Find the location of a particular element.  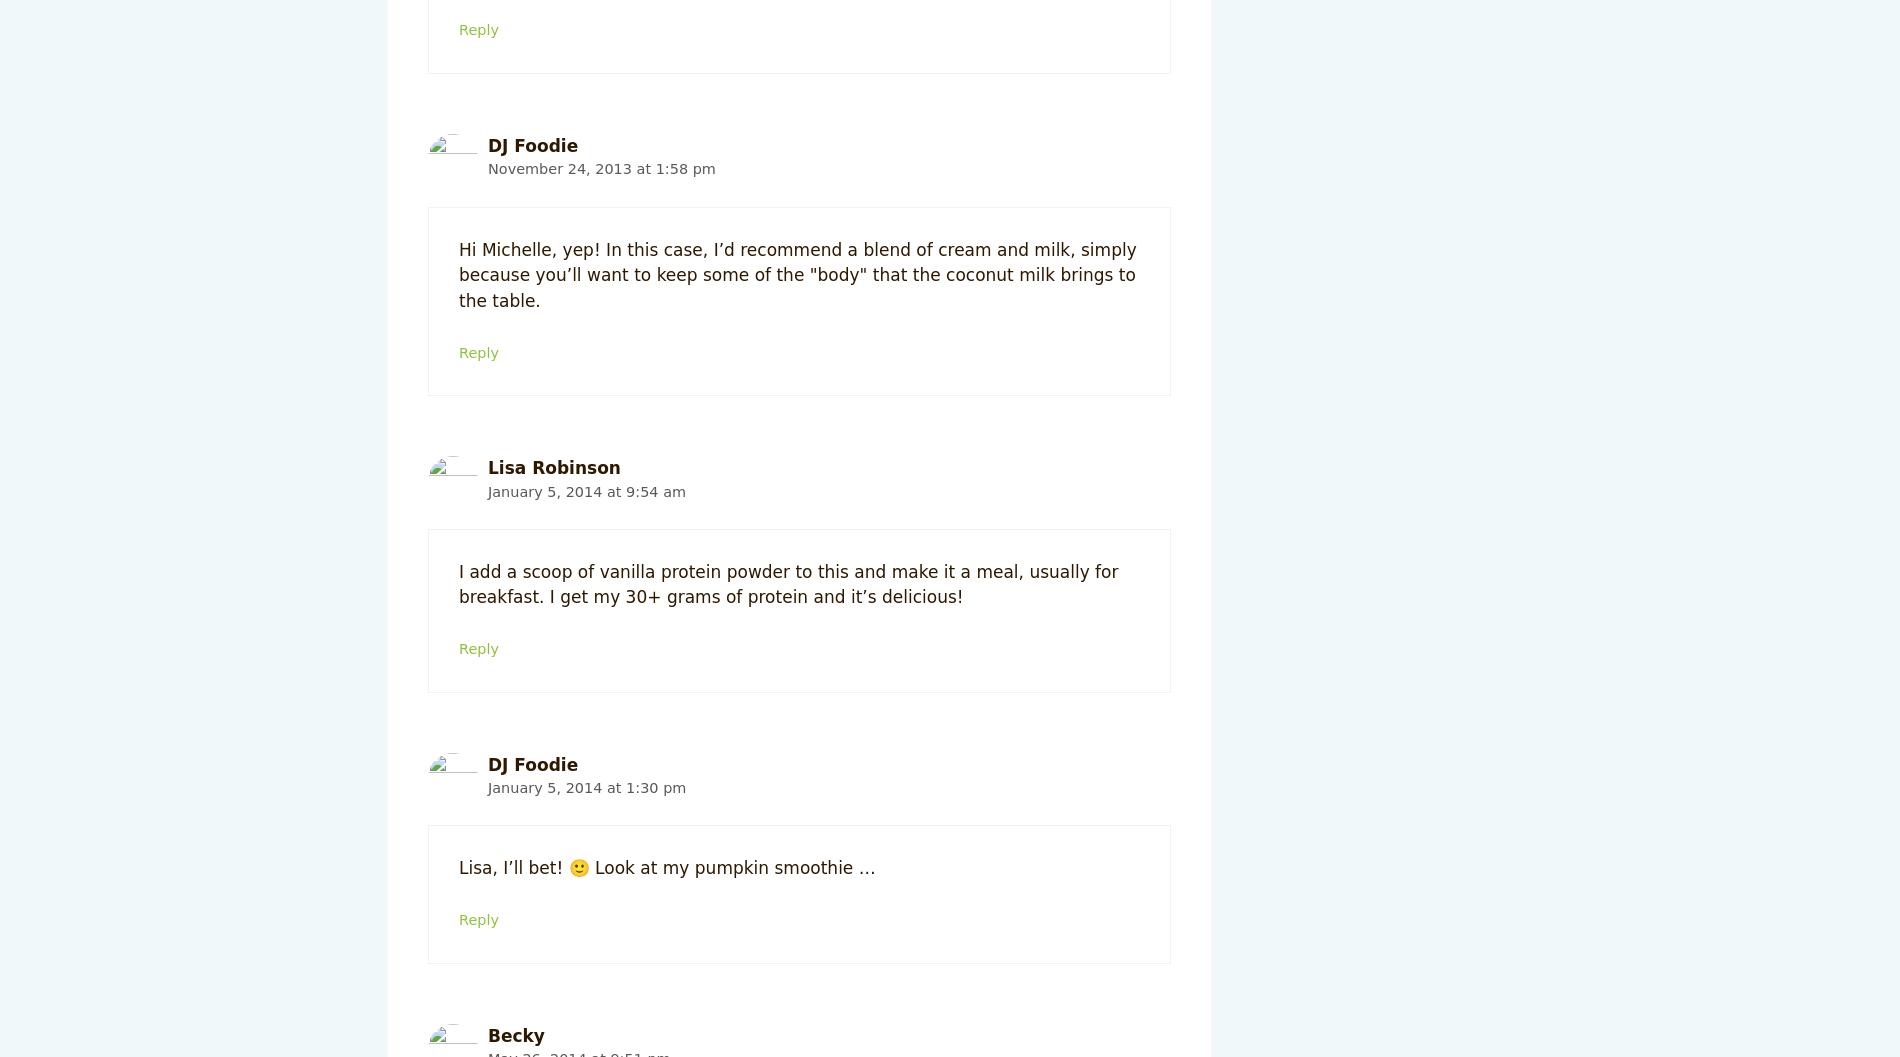

'I add a scoop of vanilla protein powder to this and make it a meal, usually for breakfast. I get my 30+ grams of protein and it’s delicious!' is located at coordinates (787, 582).